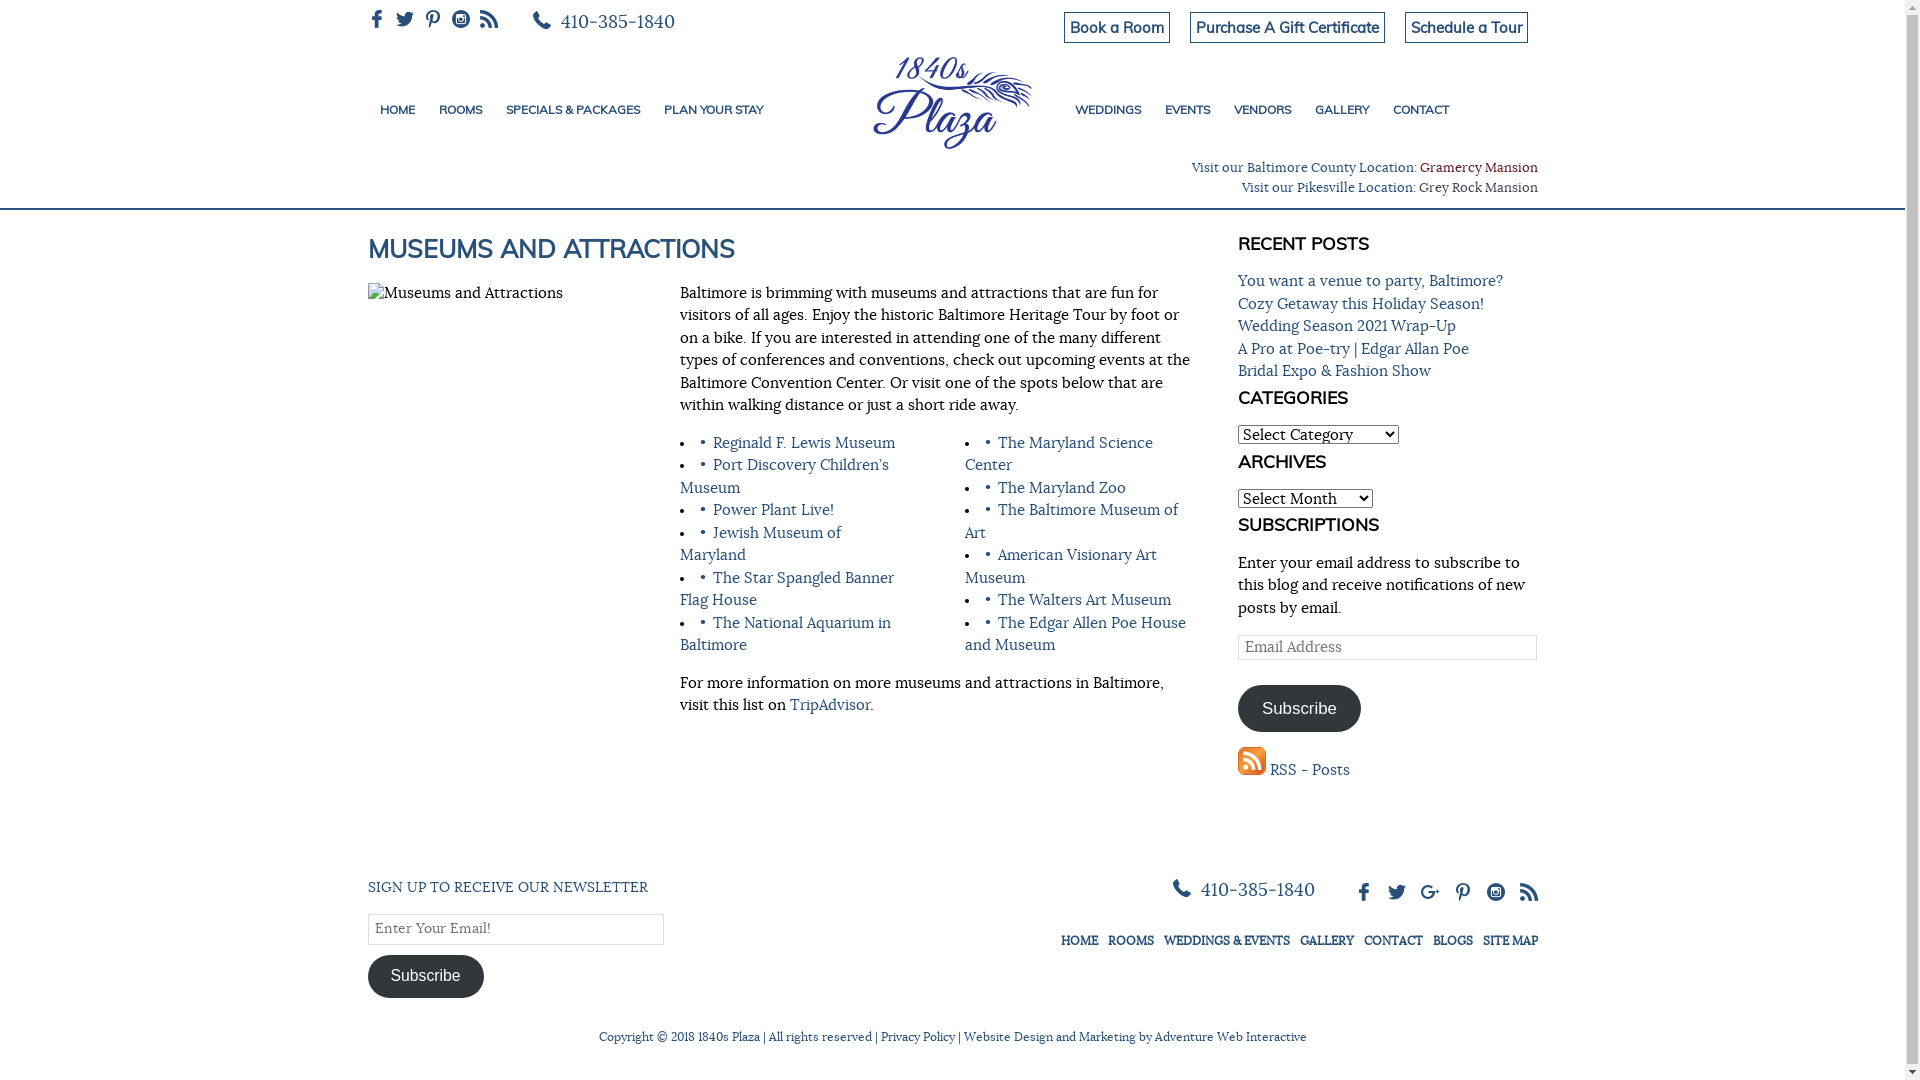 The width and height of the screenshot is (1920, 1080). What do you see at coordinates (425, 974) in the screenshot?
I see `'Subscribe'` at bounding box center [425, 974].